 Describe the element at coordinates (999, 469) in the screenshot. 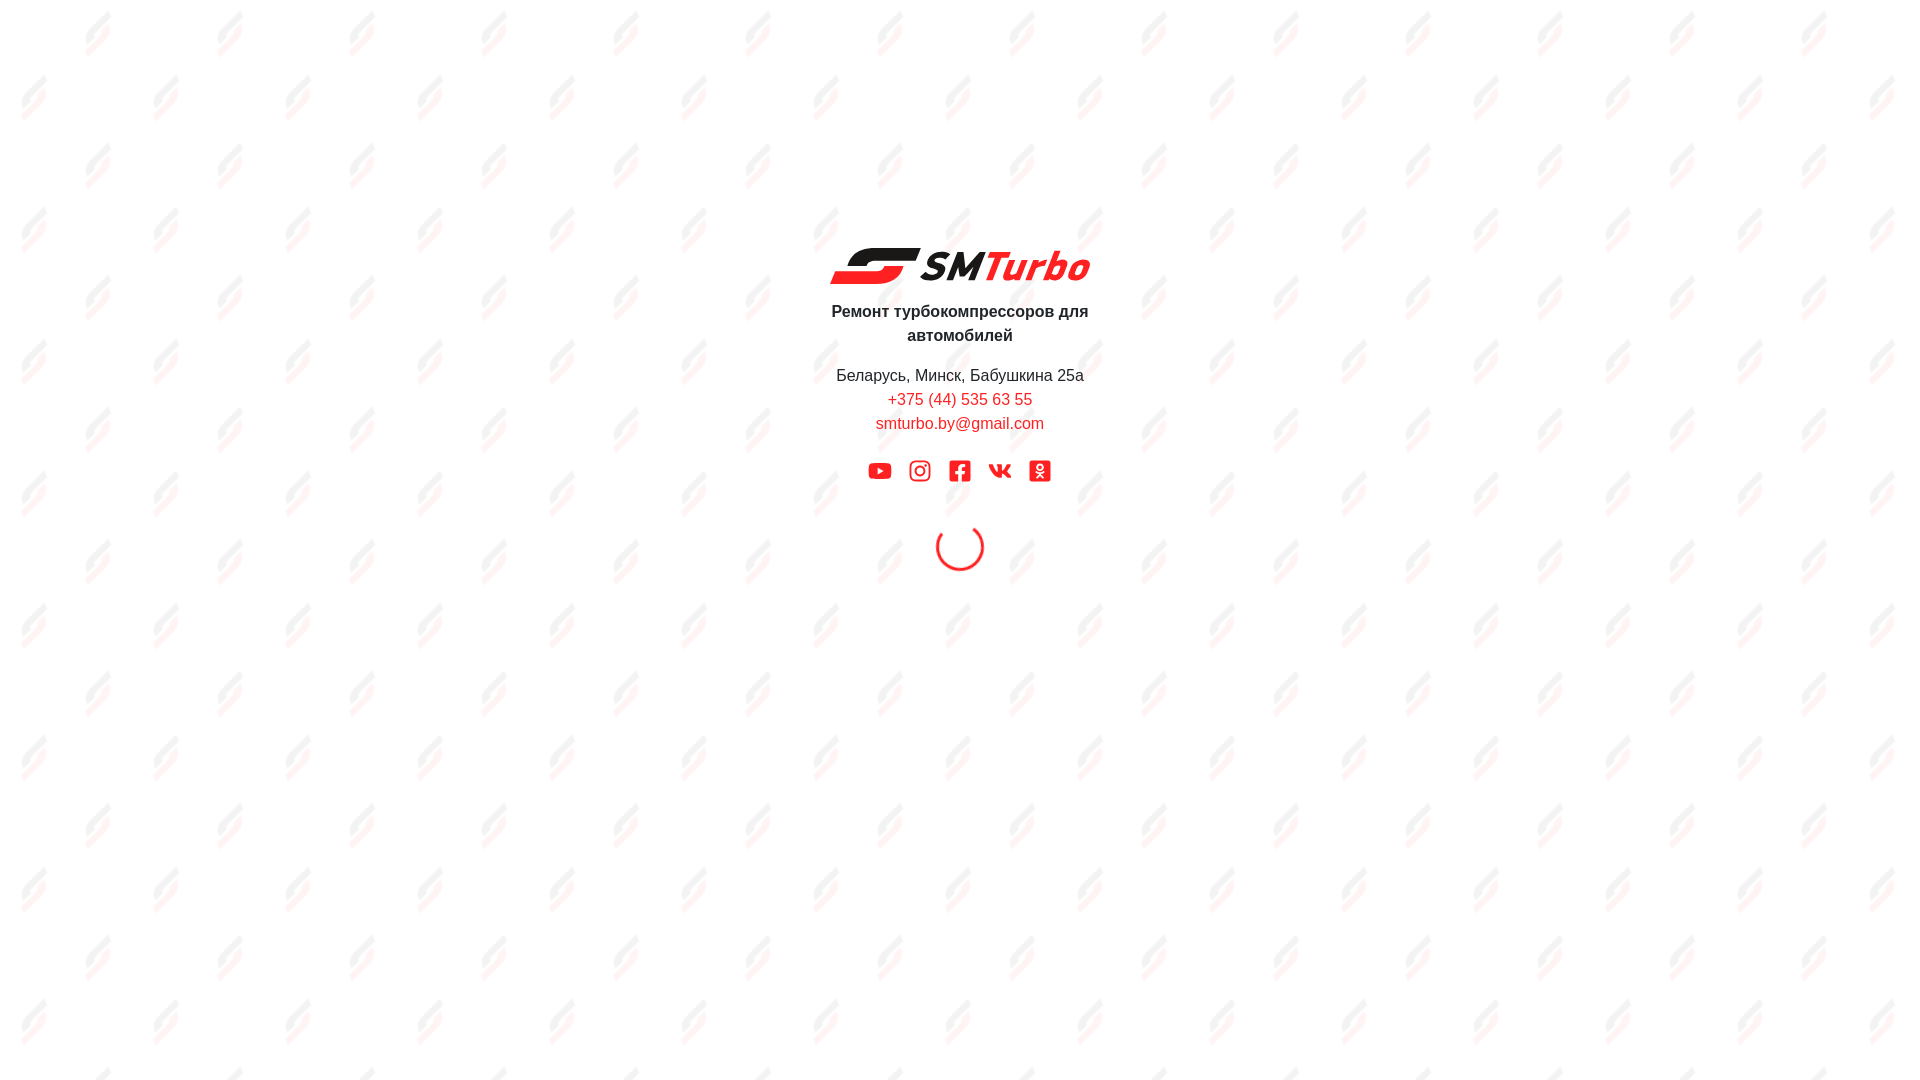

I see `'VK'` at that location.